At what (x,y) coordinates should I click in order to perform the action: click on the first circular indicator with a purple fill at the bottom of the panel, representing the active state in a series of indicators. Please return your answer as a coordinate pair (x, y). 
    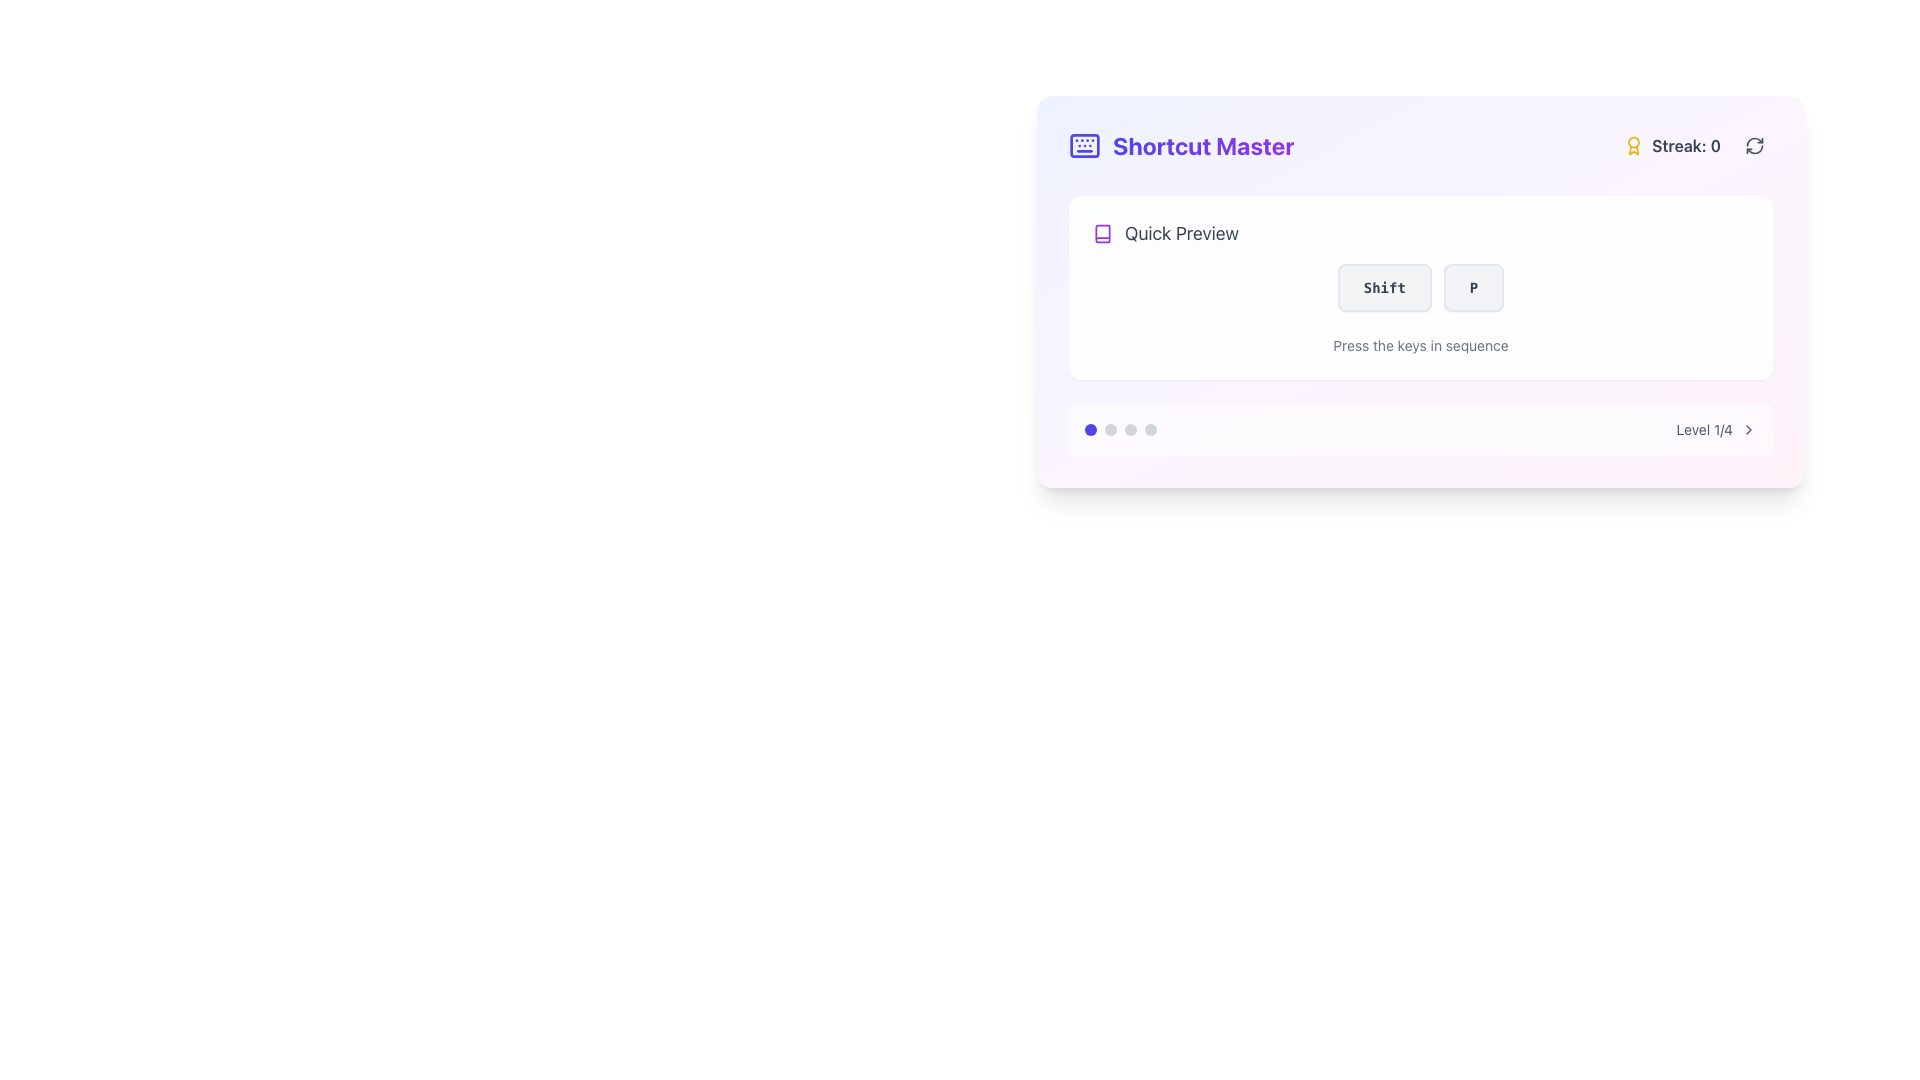
    Looking at the image, I should click on (1089, 428).